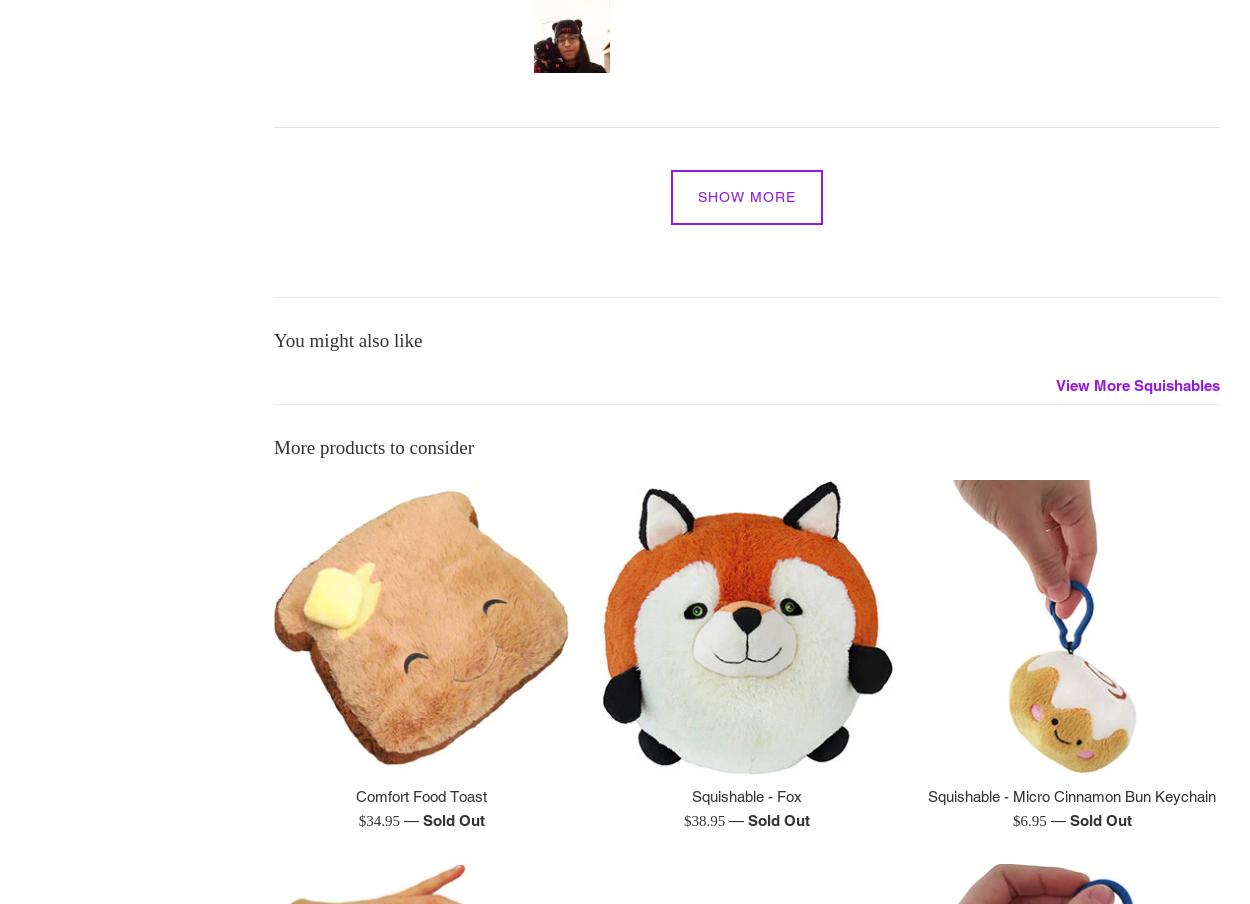 Image resolution: width=1250 pixels, height=904 pixels. What do you see at coordinates (745, 795) in the screenshot?
I see `'Squishable - Fox'` at bounding box center [745, 795].